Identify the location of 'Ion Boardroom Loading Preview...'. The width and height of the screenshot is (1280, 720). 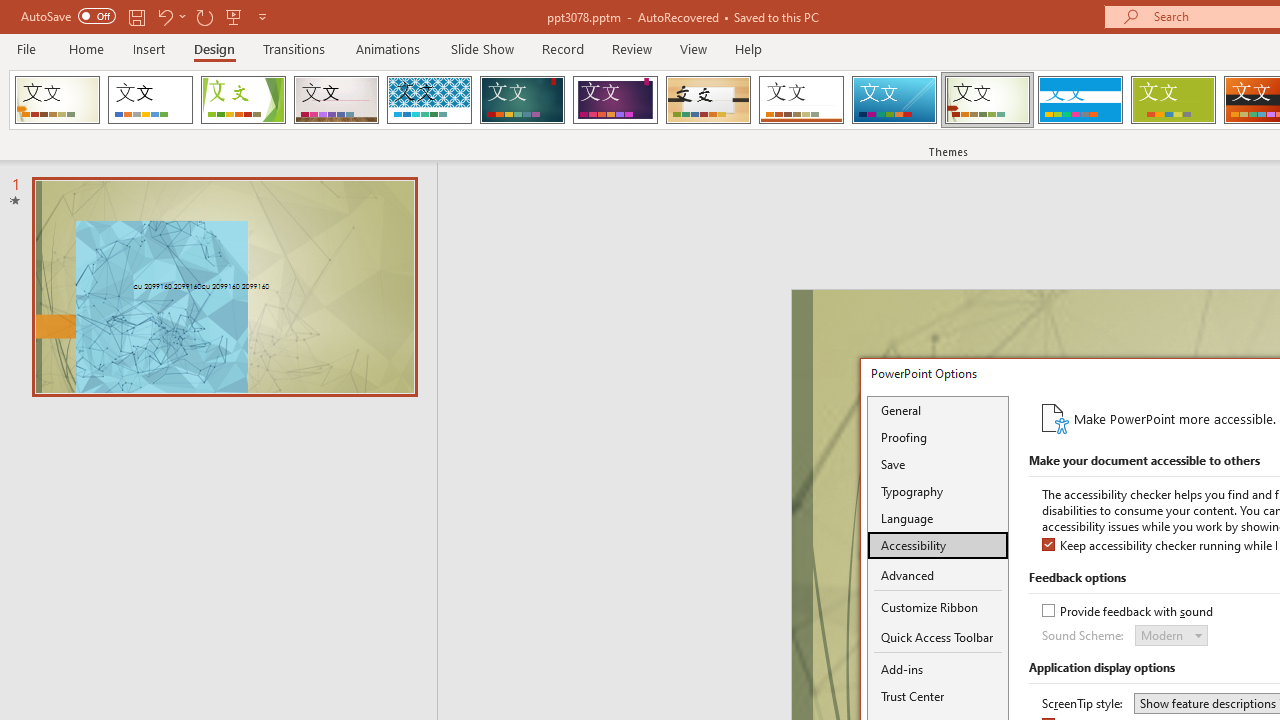
(614, 100).